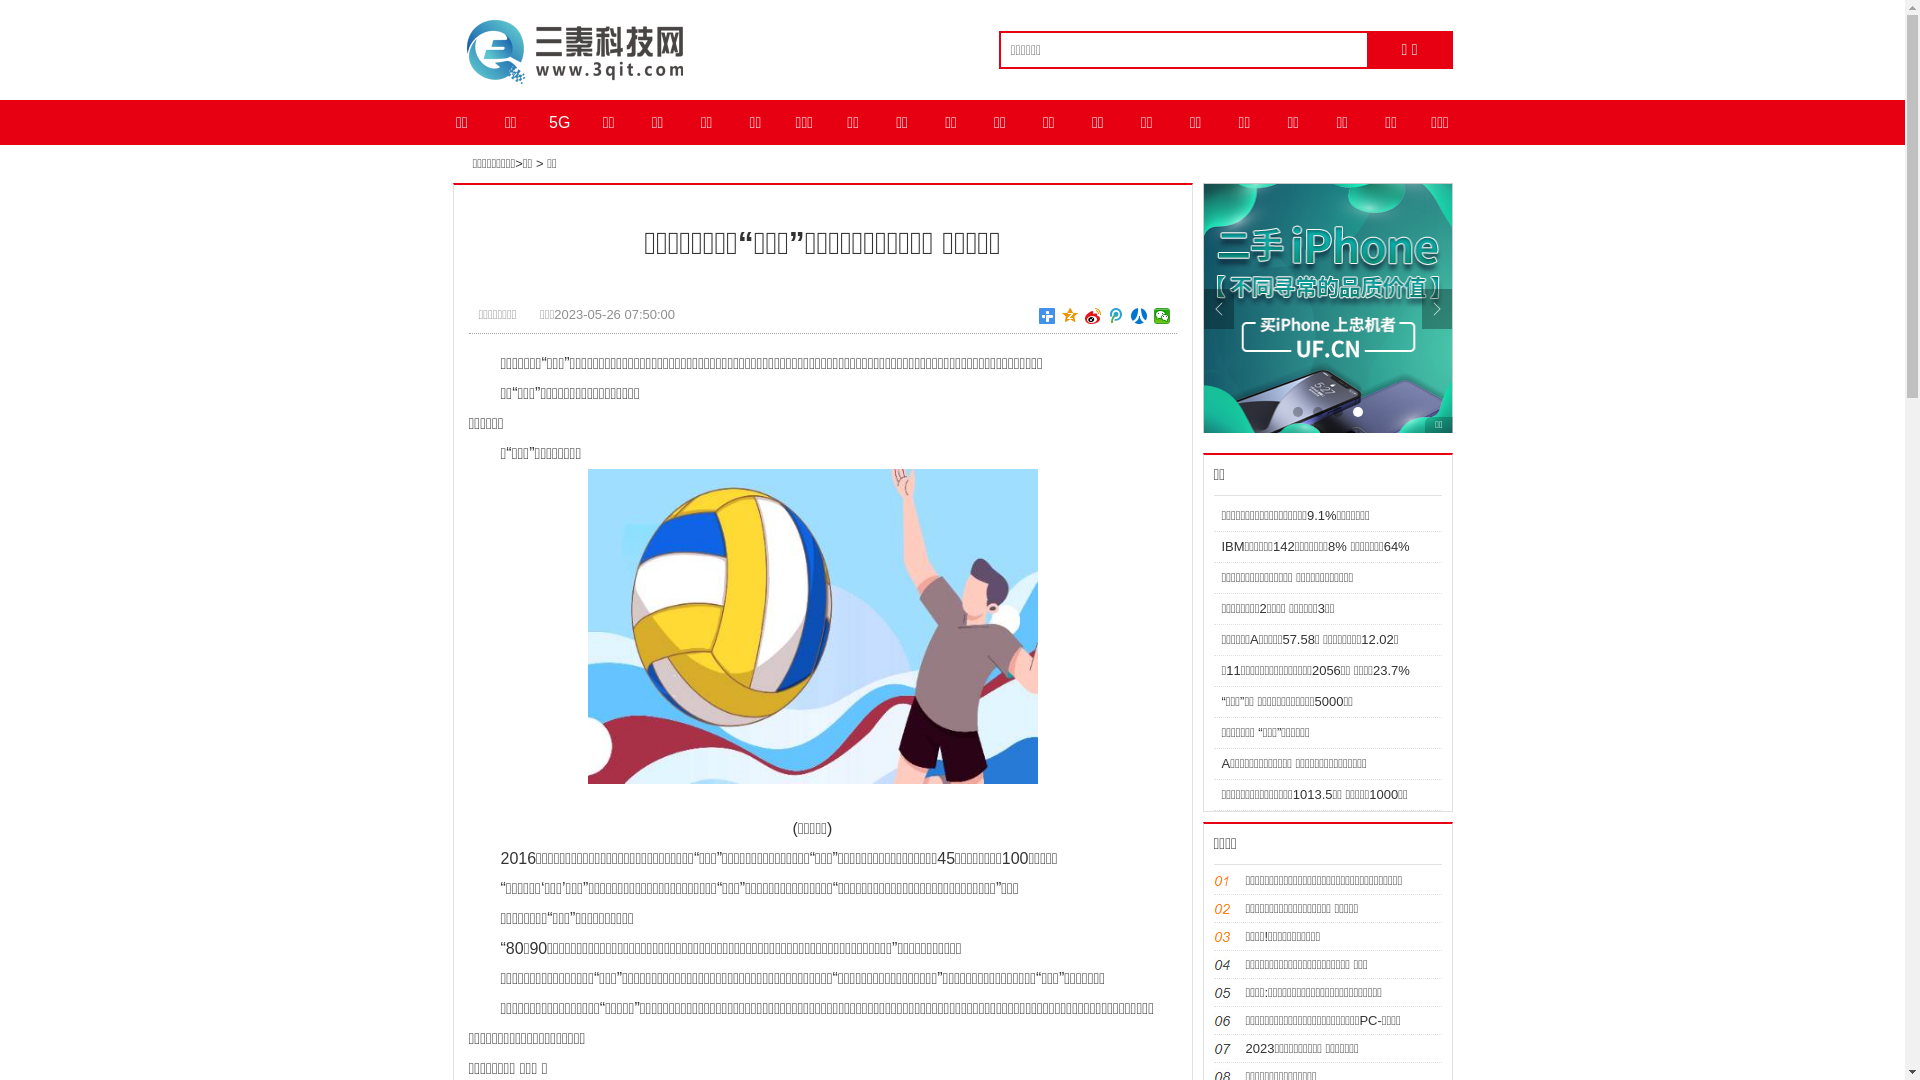 This screenshot has width=1920, height=1080. Describe the element at coordinates (559, 122) in the screenshot. I see `'5G'` at that location.